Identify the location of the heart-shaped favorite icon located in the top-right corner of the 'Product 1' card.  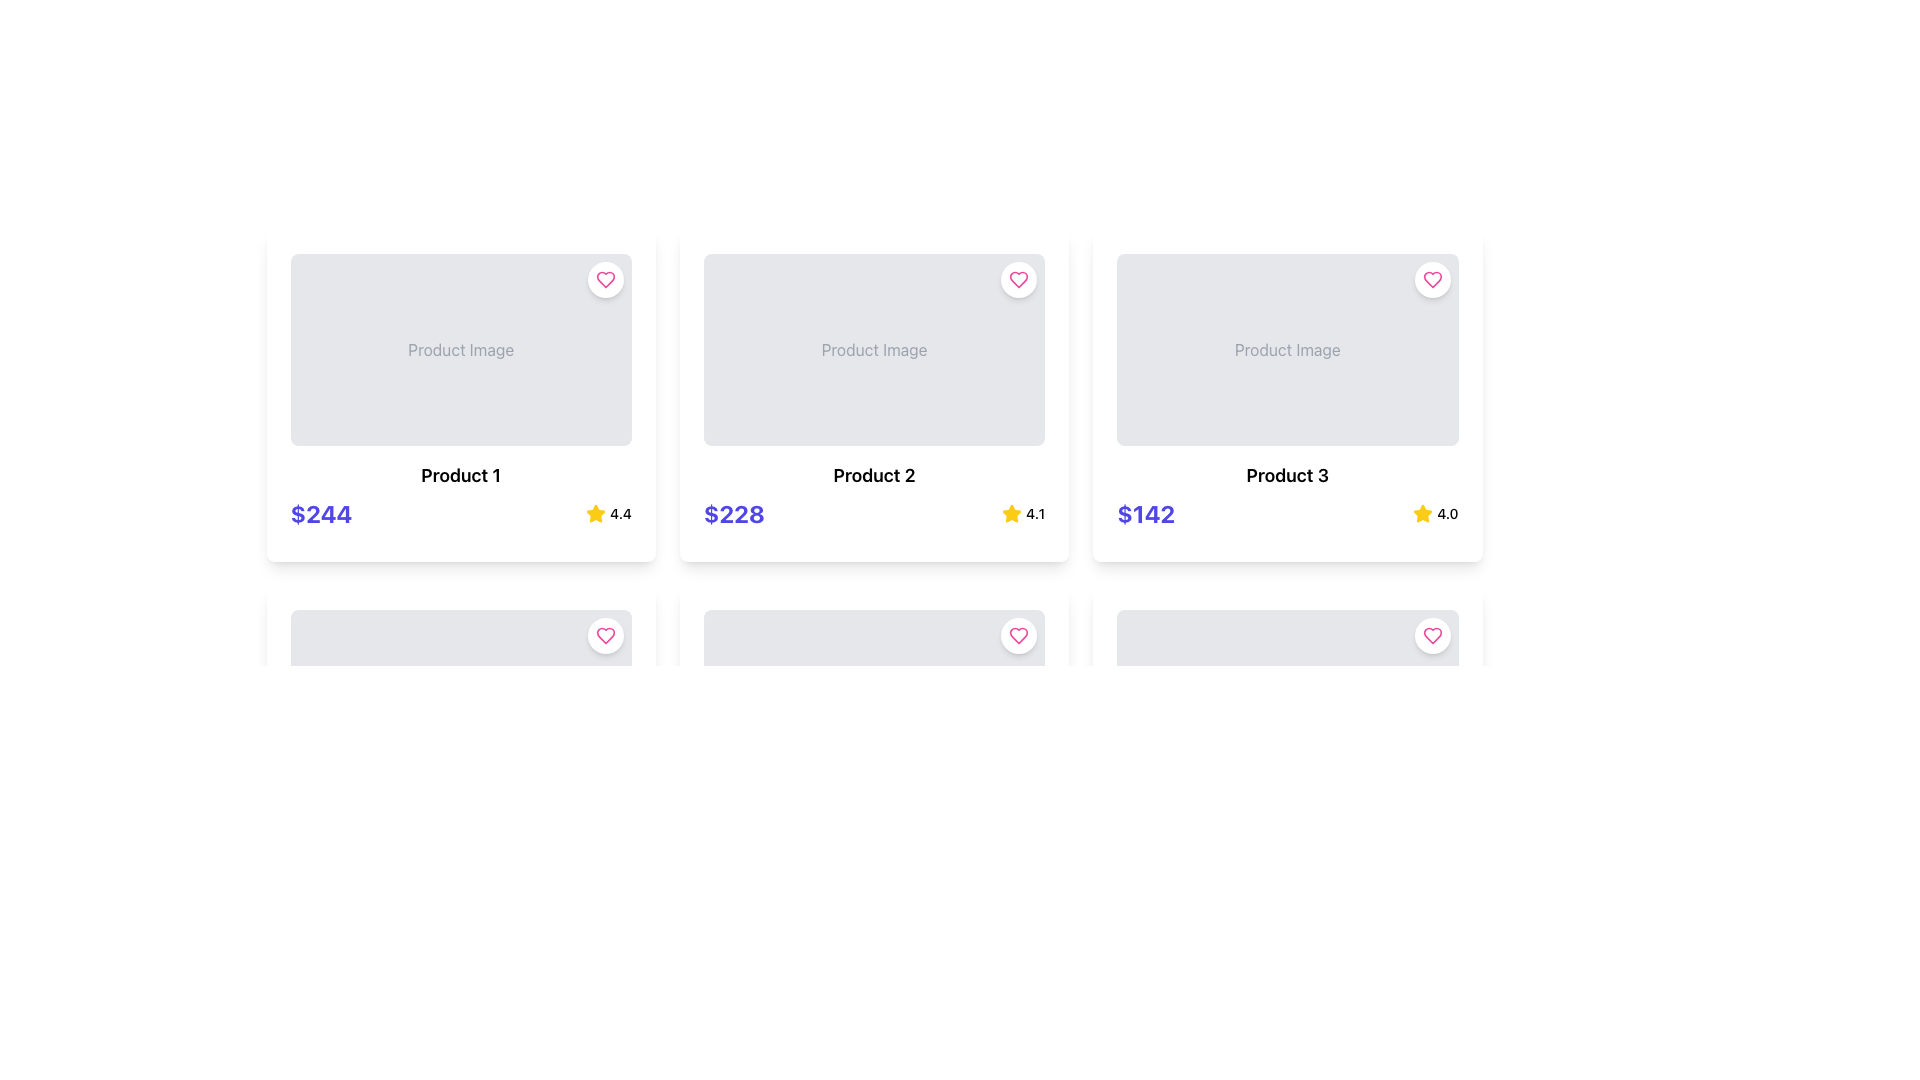
(604, 636).